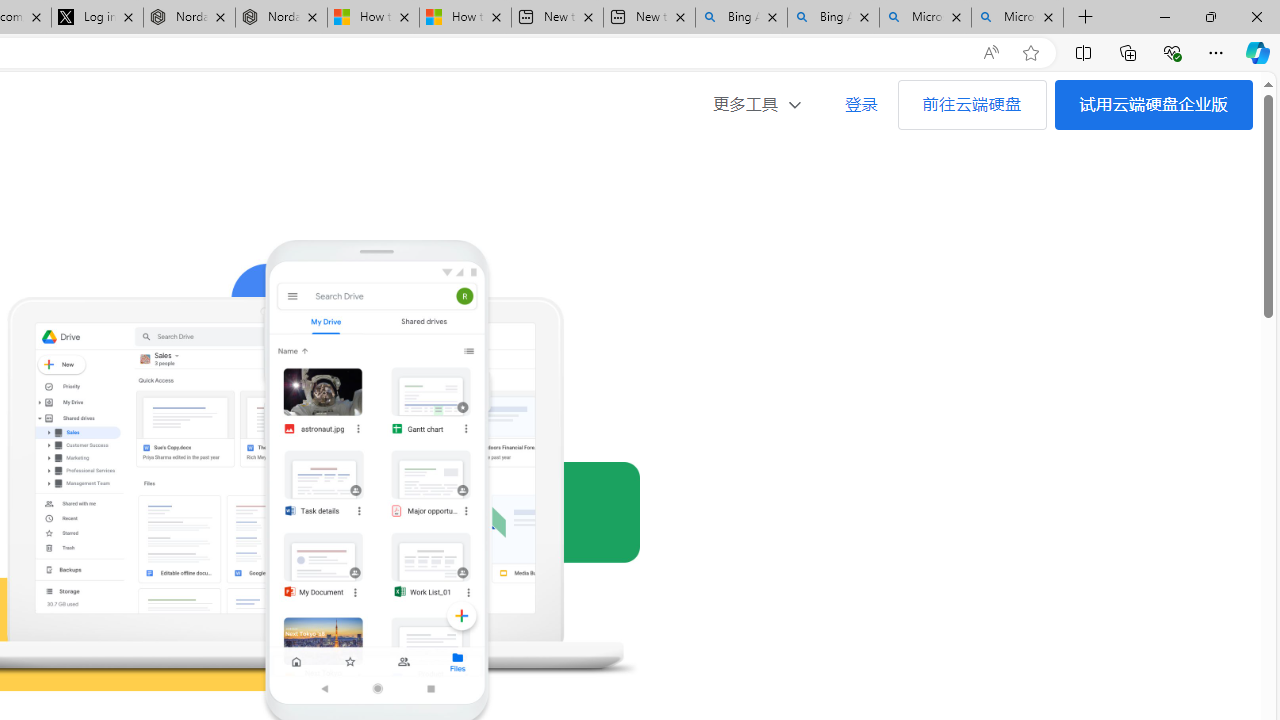 This screenshot has width=1280, height=720. What do you see at coordinates (96, 17) in the screenshot?
I see `'Log in to X / X'` at bounding box center [96, 17].